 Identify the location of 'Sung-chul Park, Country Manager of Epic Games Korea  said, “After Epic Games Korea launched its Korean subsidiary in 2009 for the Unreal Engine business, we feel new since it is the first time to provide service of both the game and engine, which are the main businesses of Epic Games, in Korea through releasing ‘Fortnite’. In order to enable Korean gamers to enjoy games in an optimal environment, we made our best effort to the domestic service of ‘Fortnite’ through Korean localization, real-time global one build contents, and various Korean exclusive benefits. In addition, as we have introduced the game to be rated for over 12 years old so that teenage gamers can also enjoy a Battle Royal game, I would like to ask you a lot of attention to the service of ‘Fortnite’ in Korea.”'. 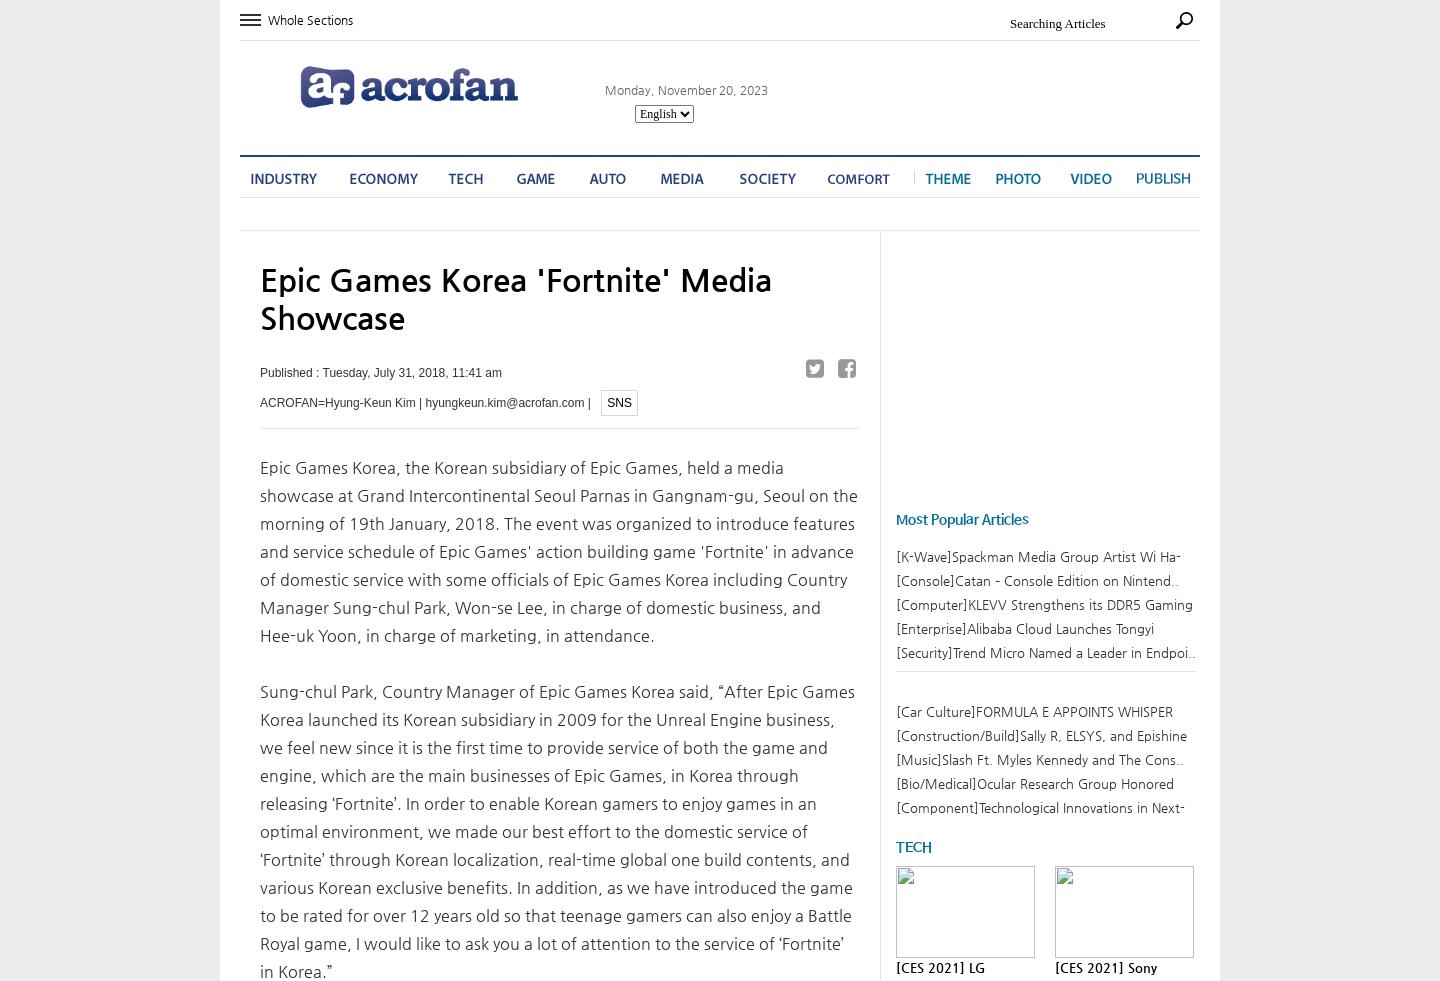
(557, 830).